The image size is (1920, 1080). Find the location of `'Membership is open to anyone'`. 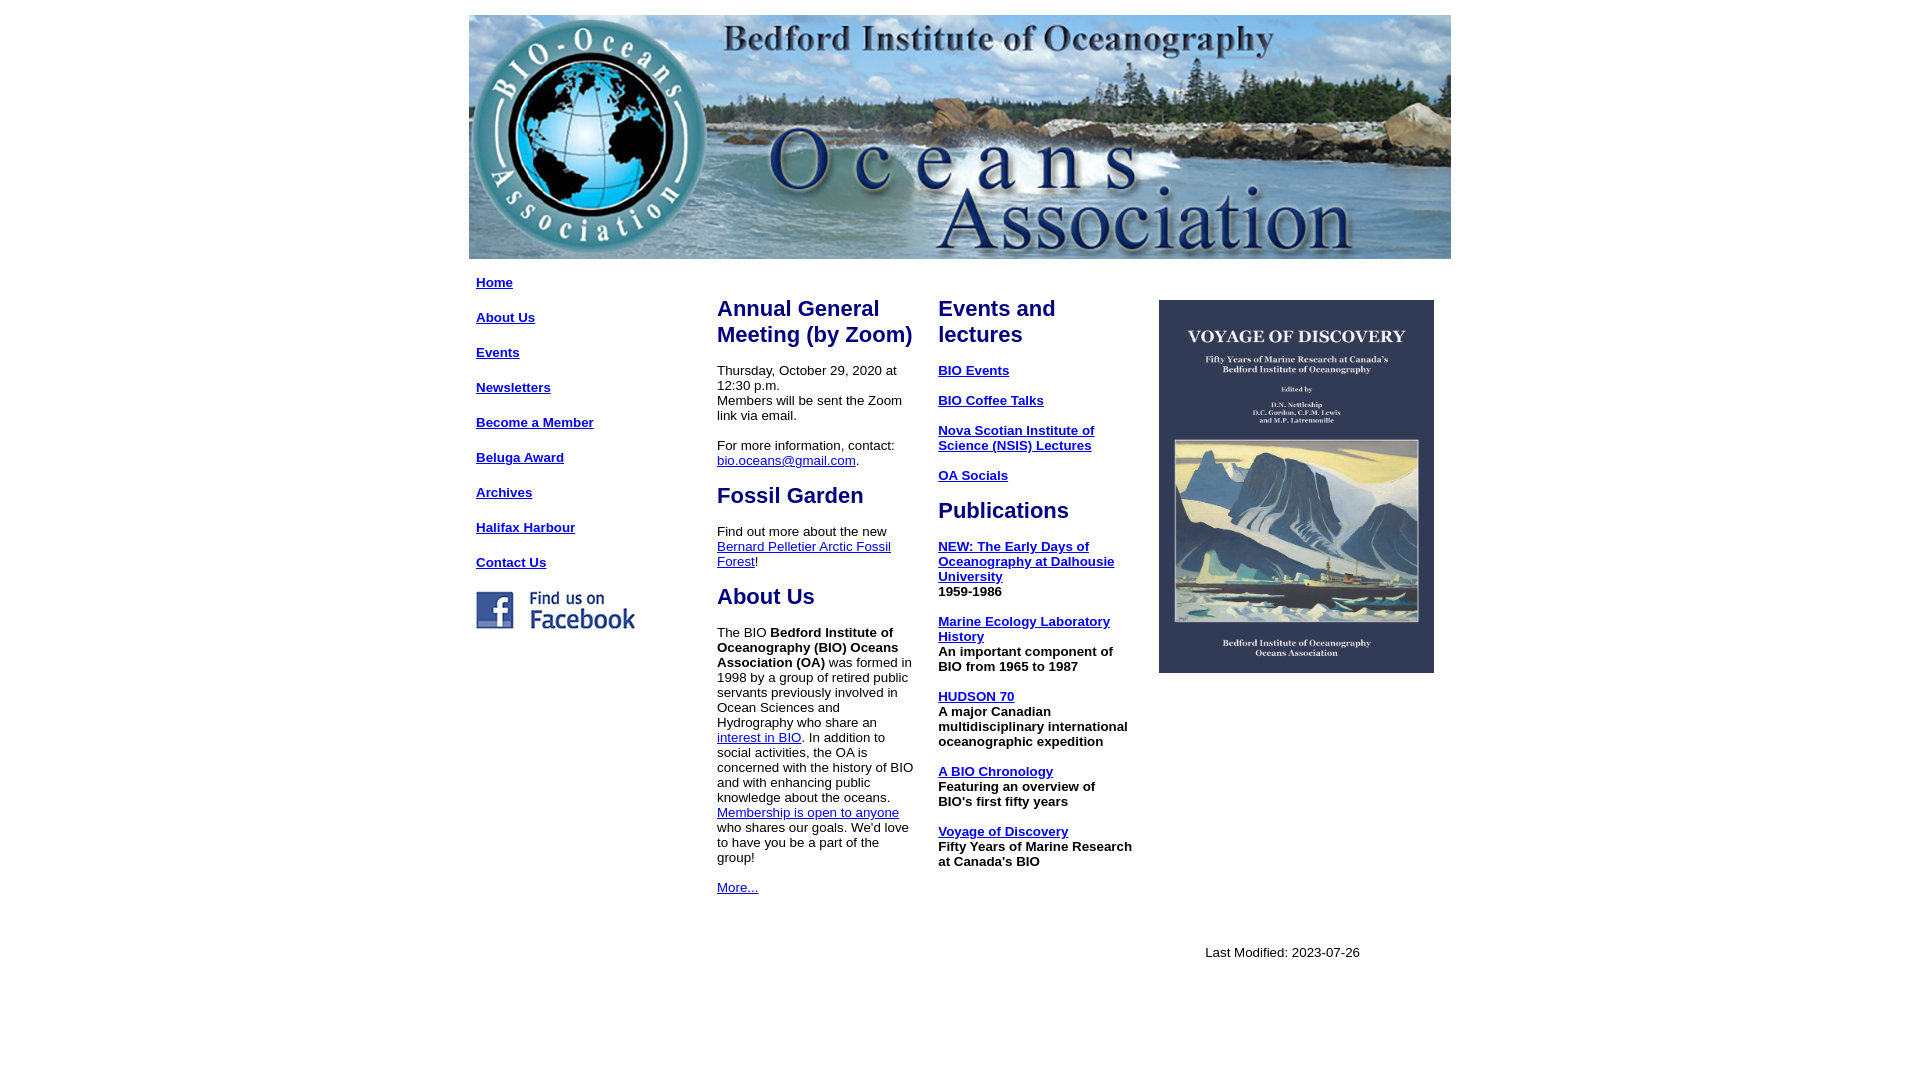

'Membership is open to anyone' is located at coordinates (807, 812).